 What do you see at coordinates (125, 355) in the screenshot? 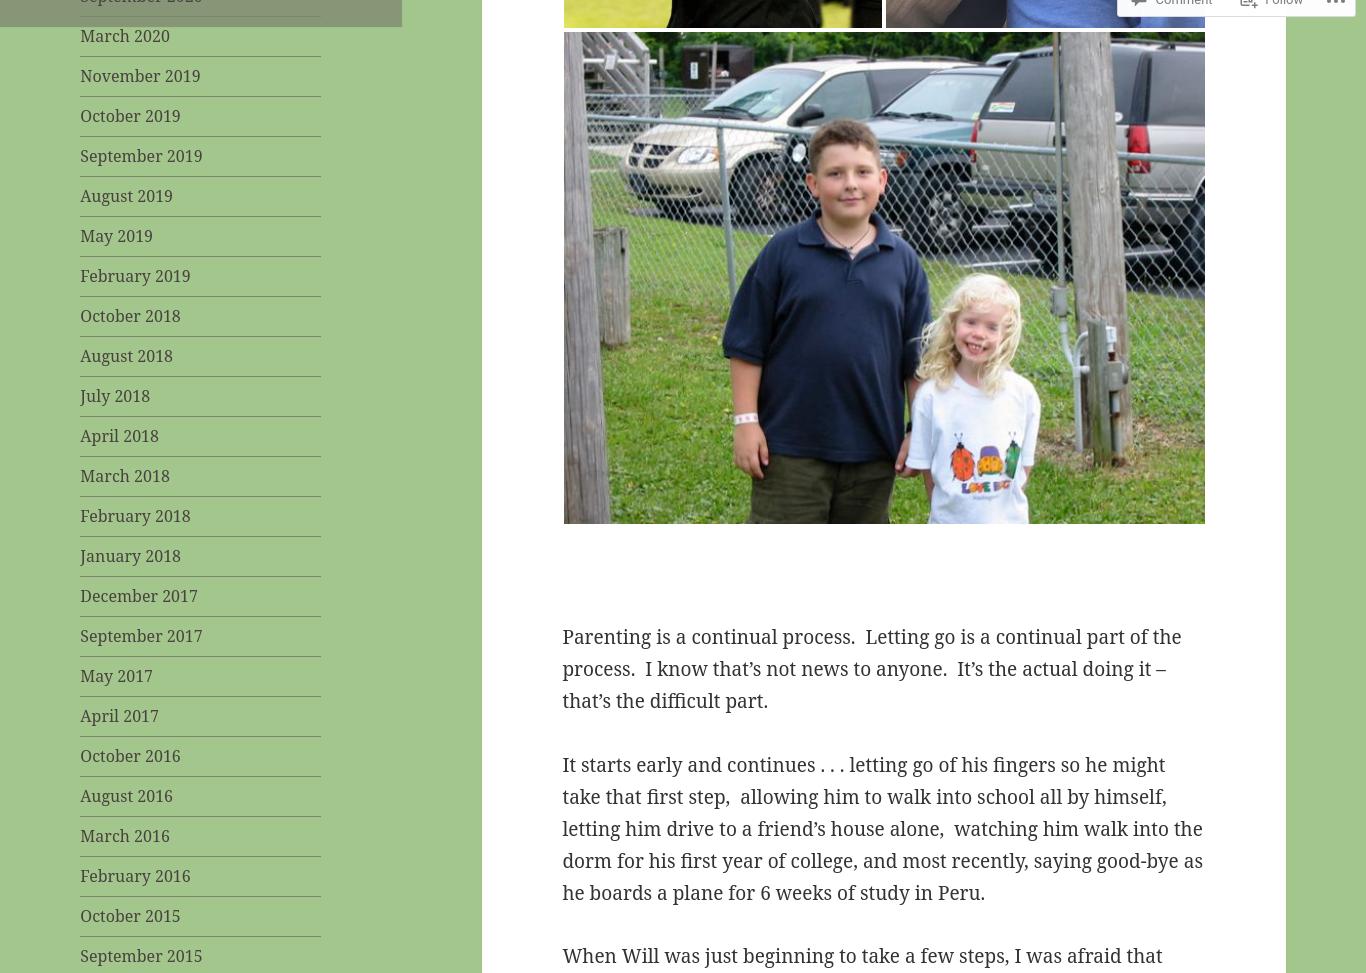
I see `'August 2018'` at bounding box center [125, 355].